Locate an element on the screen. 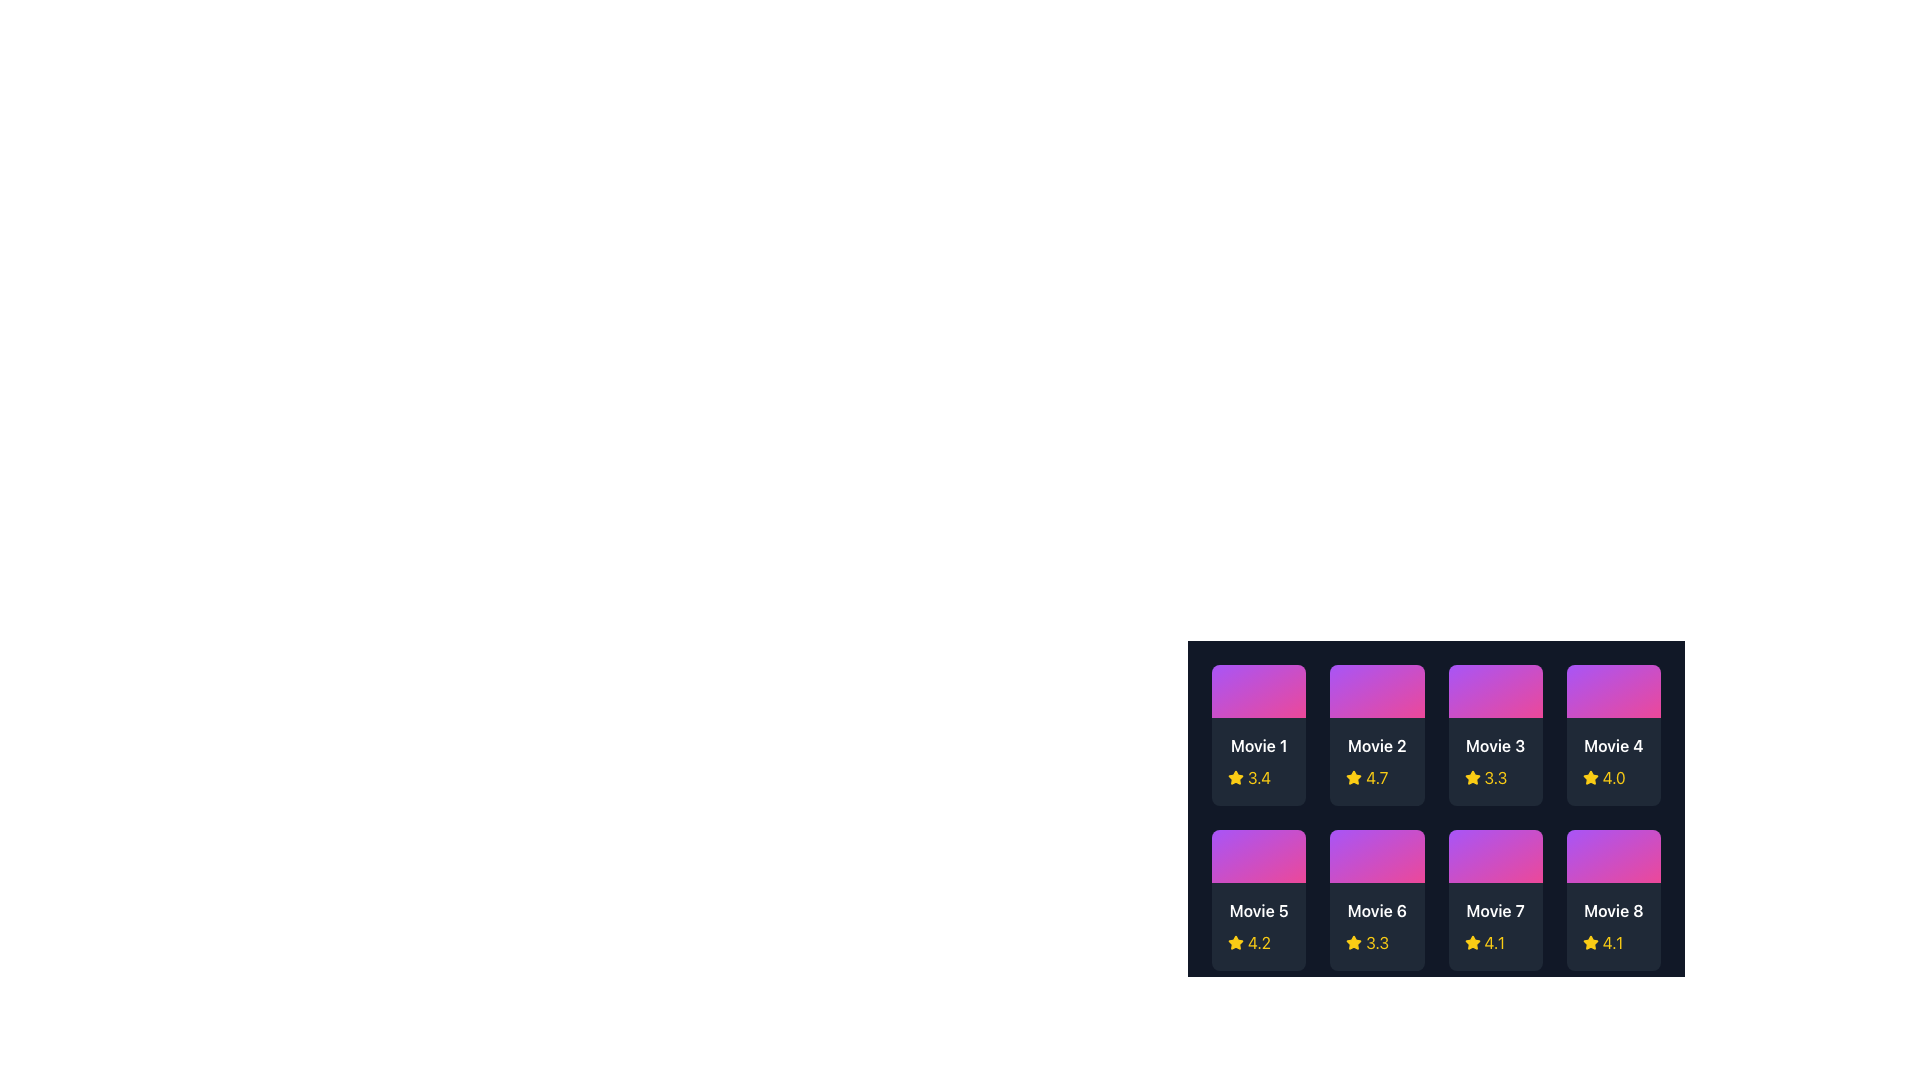 Image resolution: width=1920 pixels, height=1080 pixels. the thumbnail placeholder for 'Movie 5' is located at coordinates (1258, 855).